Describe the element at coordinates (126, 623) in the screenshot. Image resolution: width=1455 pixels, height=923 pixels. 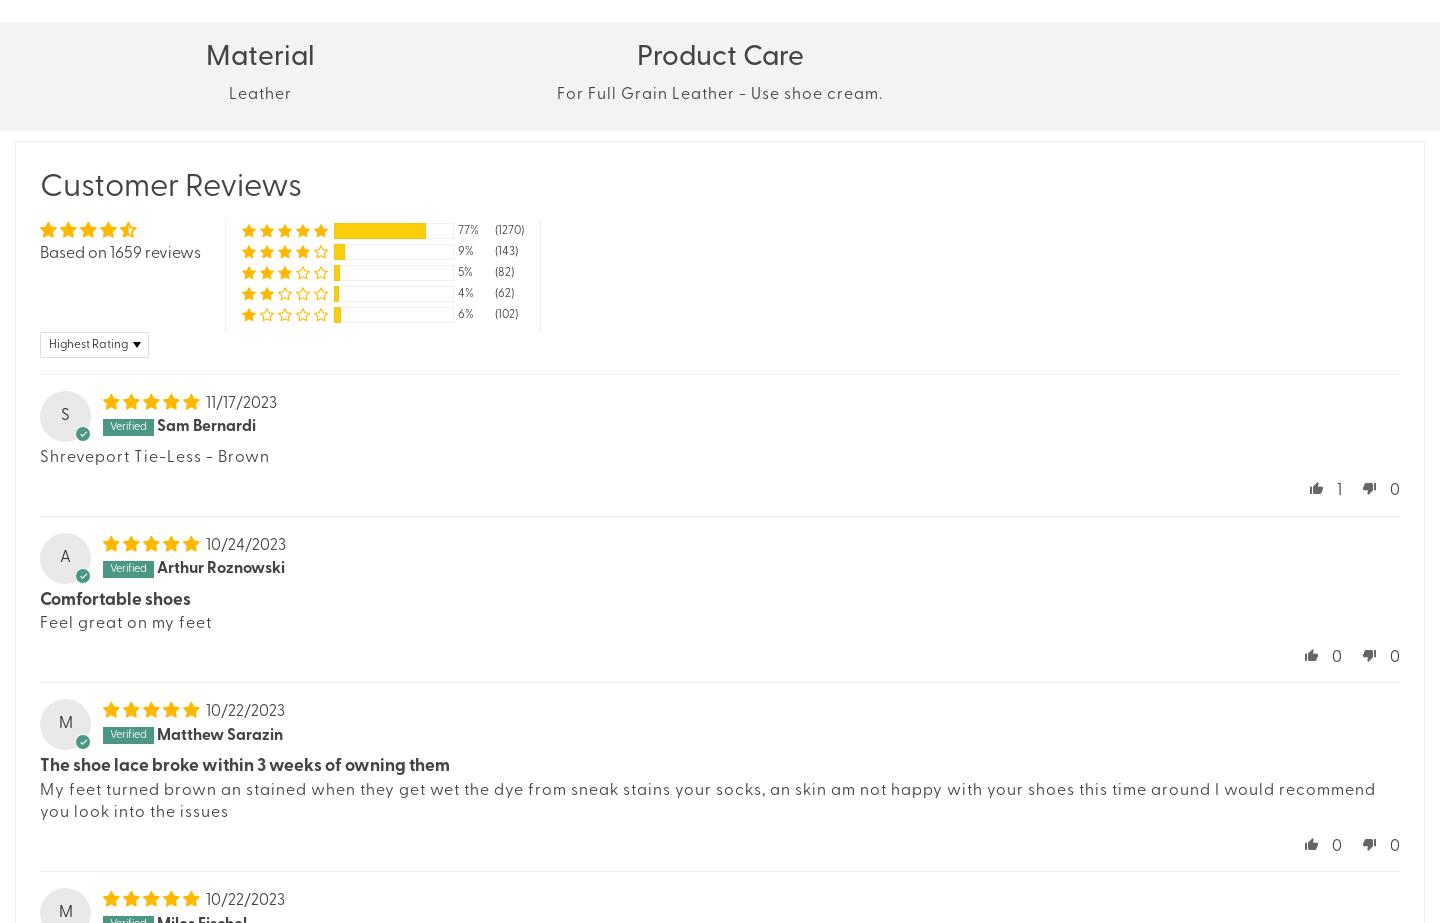
I see `'Feel great on my feet'` at that location.